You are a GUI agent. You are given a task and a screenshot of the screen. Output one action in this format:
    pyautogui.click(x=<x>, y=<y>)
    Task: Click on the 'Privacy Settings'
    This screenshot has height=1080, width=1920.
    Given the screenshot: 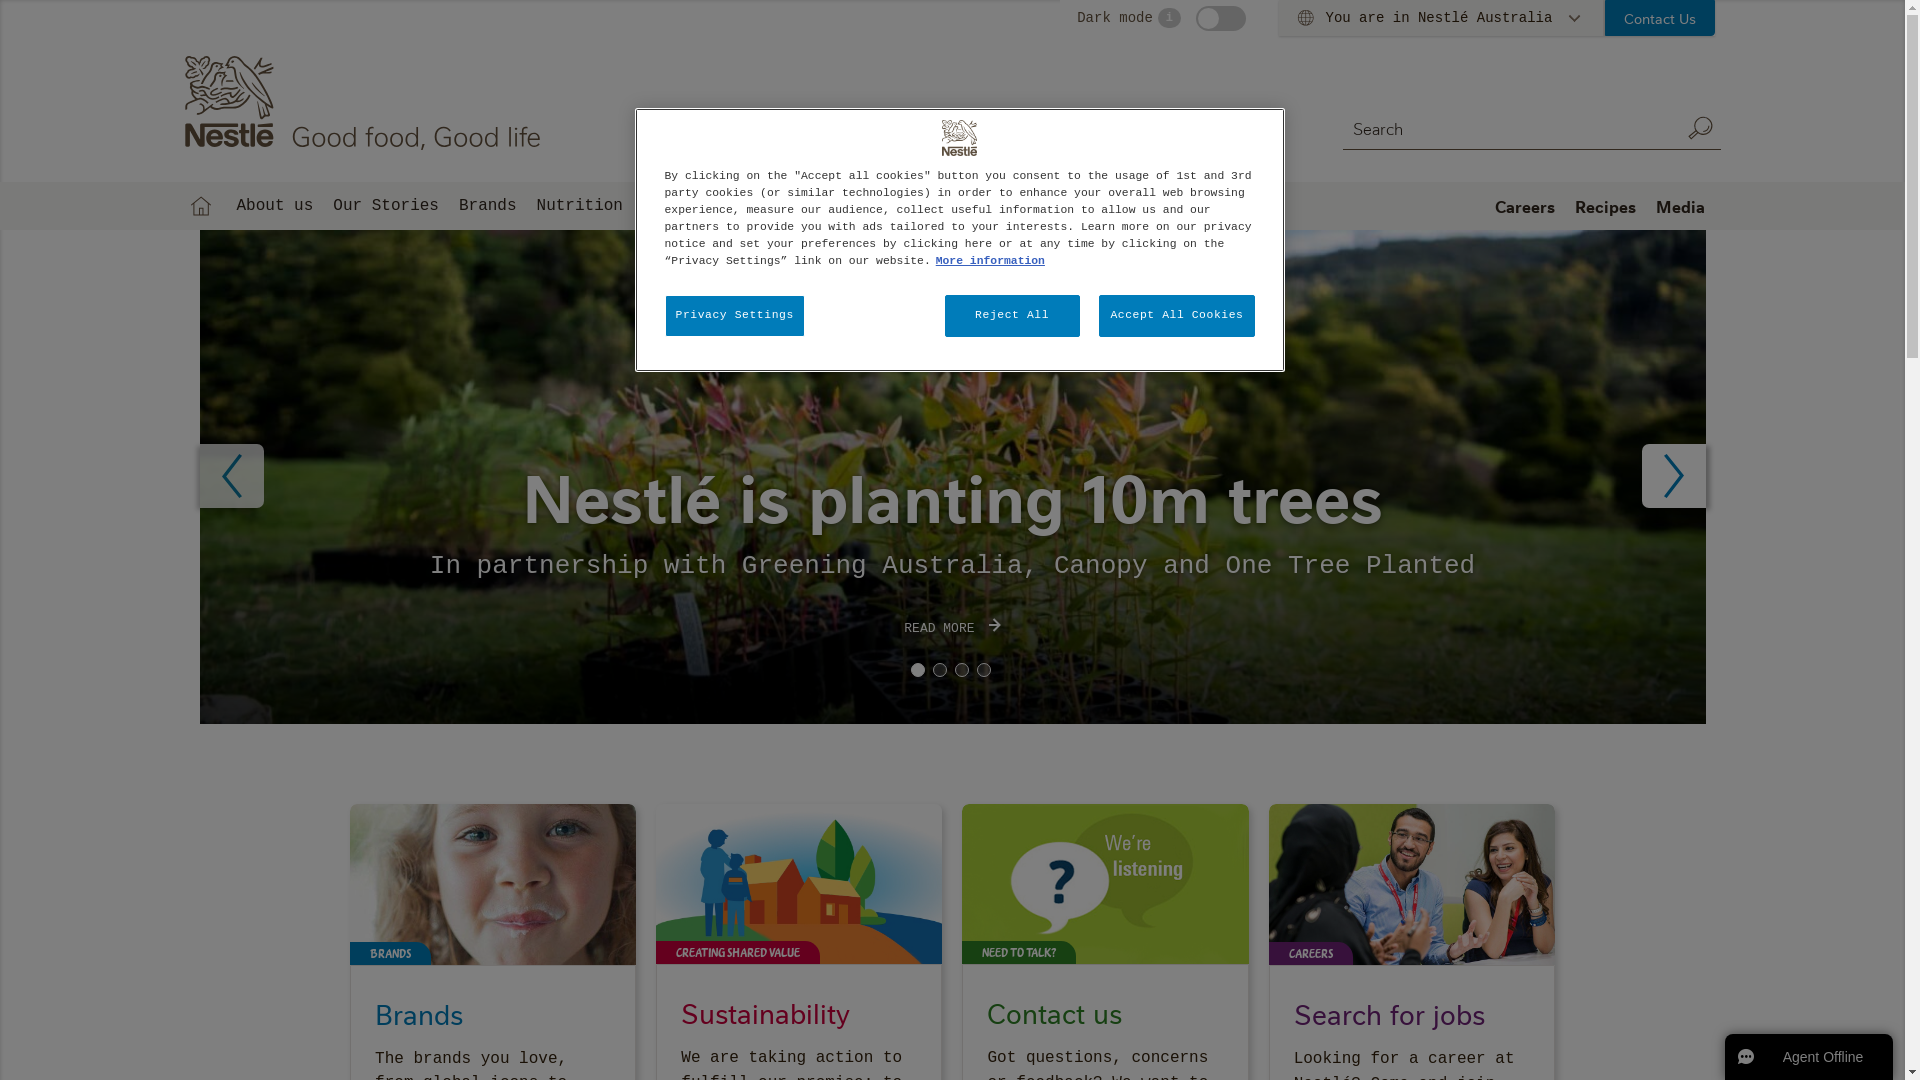 What is the action you would take?
    pyautogui.click(x=733, y=315)
    